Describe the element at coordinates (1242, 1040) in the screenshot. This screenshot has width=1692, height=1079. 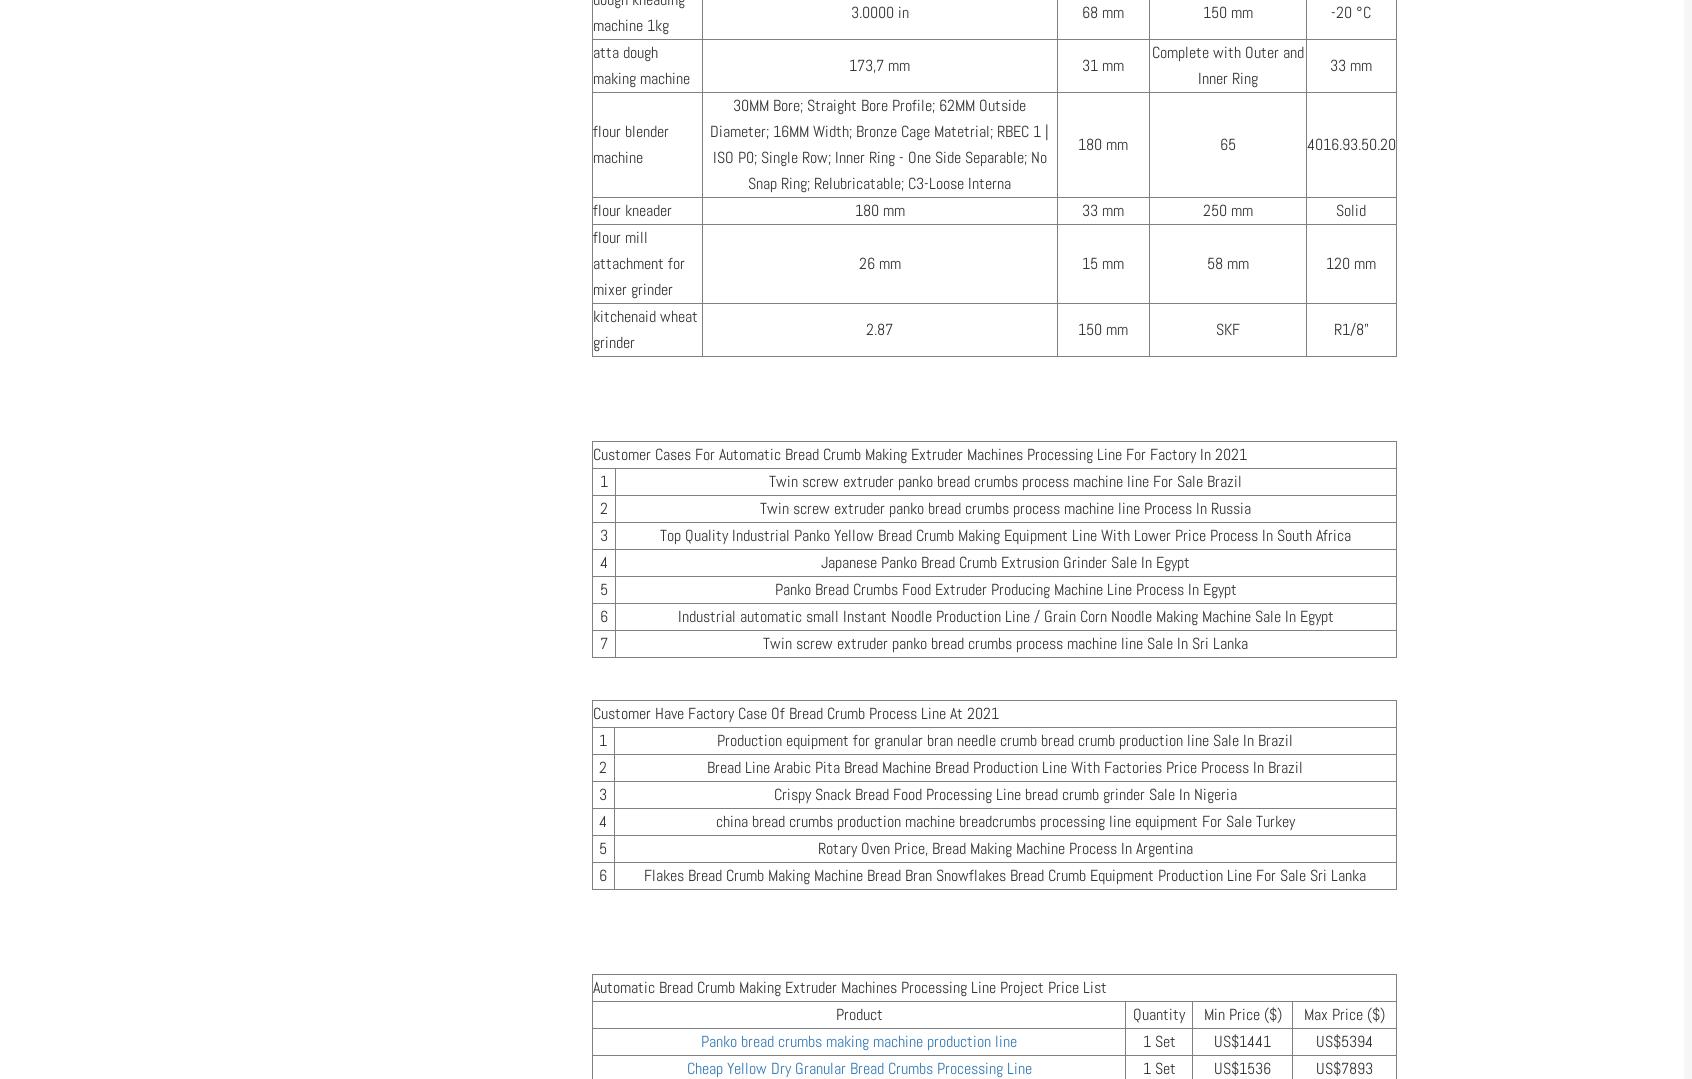
I see `'US$1441'` at that location.